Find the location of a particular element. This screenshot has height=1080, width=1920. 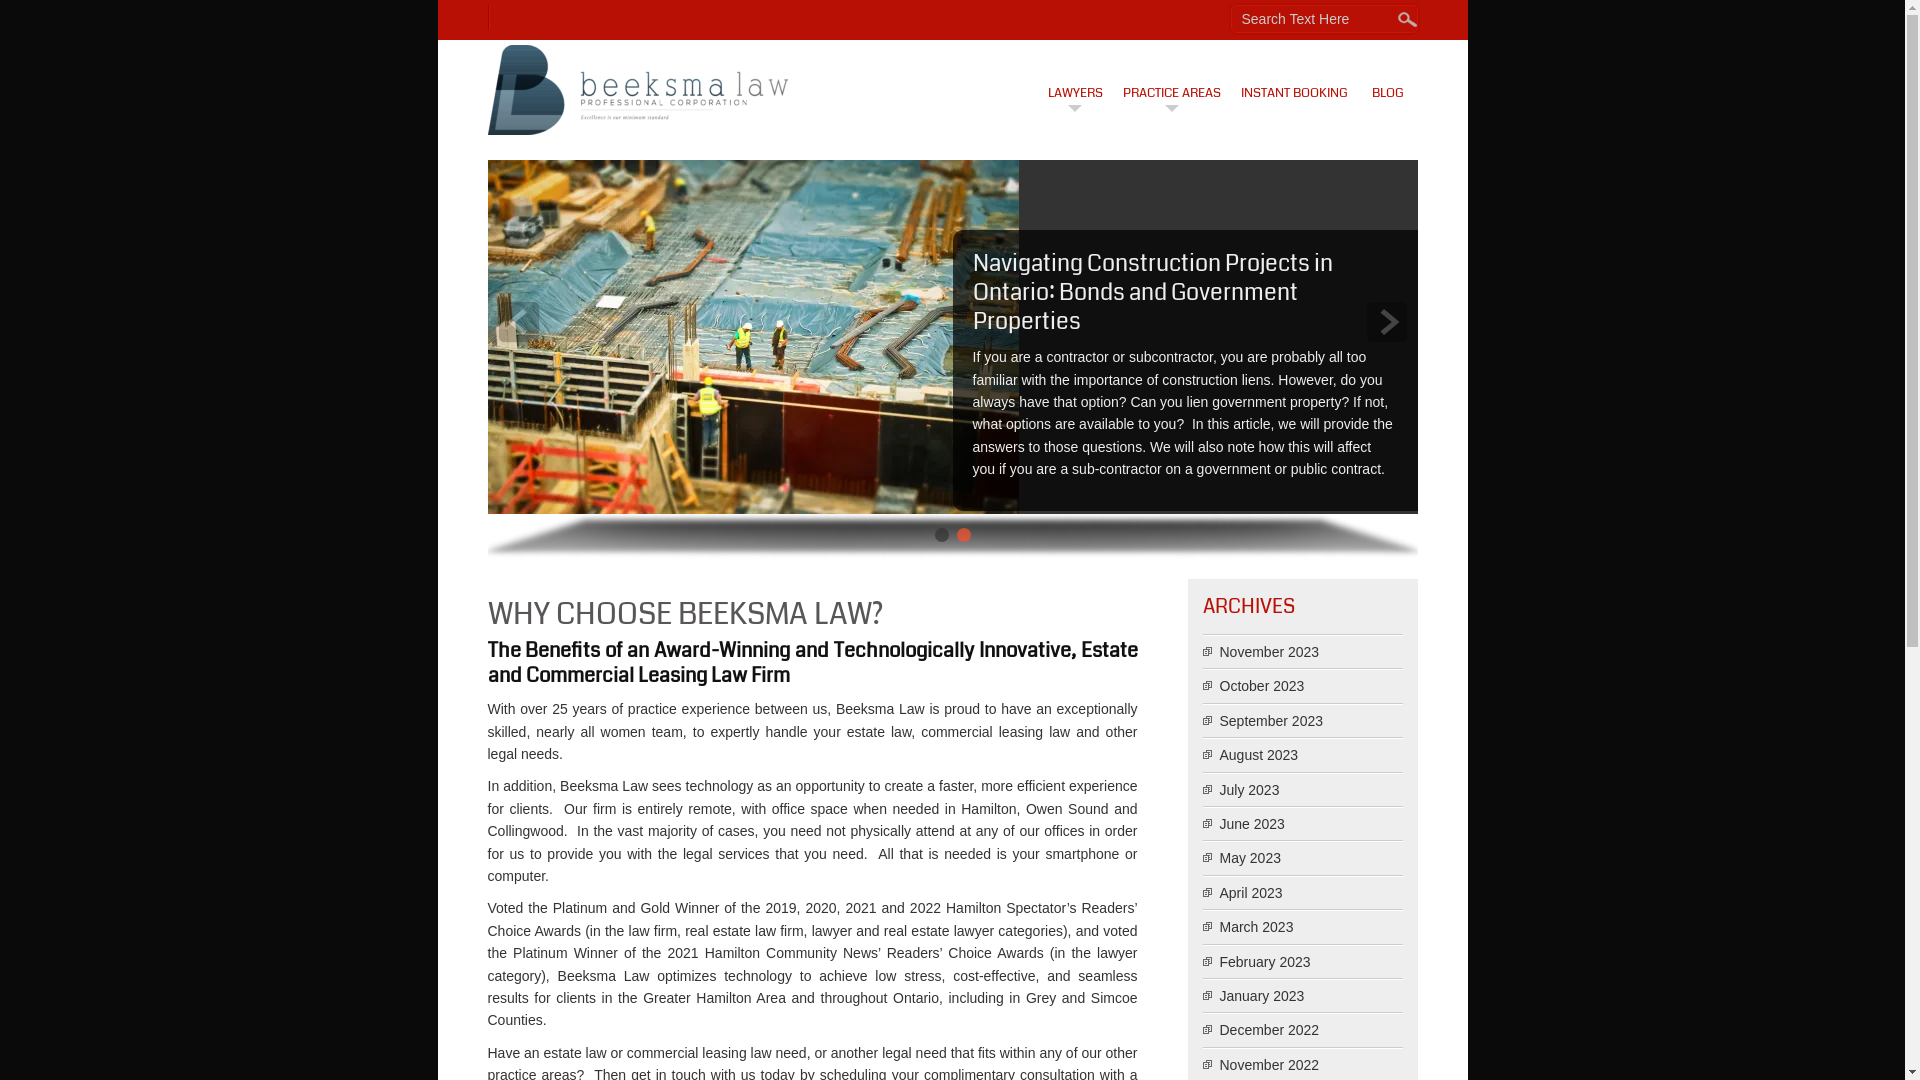

'Prev' is located at coordinates (518, 320).